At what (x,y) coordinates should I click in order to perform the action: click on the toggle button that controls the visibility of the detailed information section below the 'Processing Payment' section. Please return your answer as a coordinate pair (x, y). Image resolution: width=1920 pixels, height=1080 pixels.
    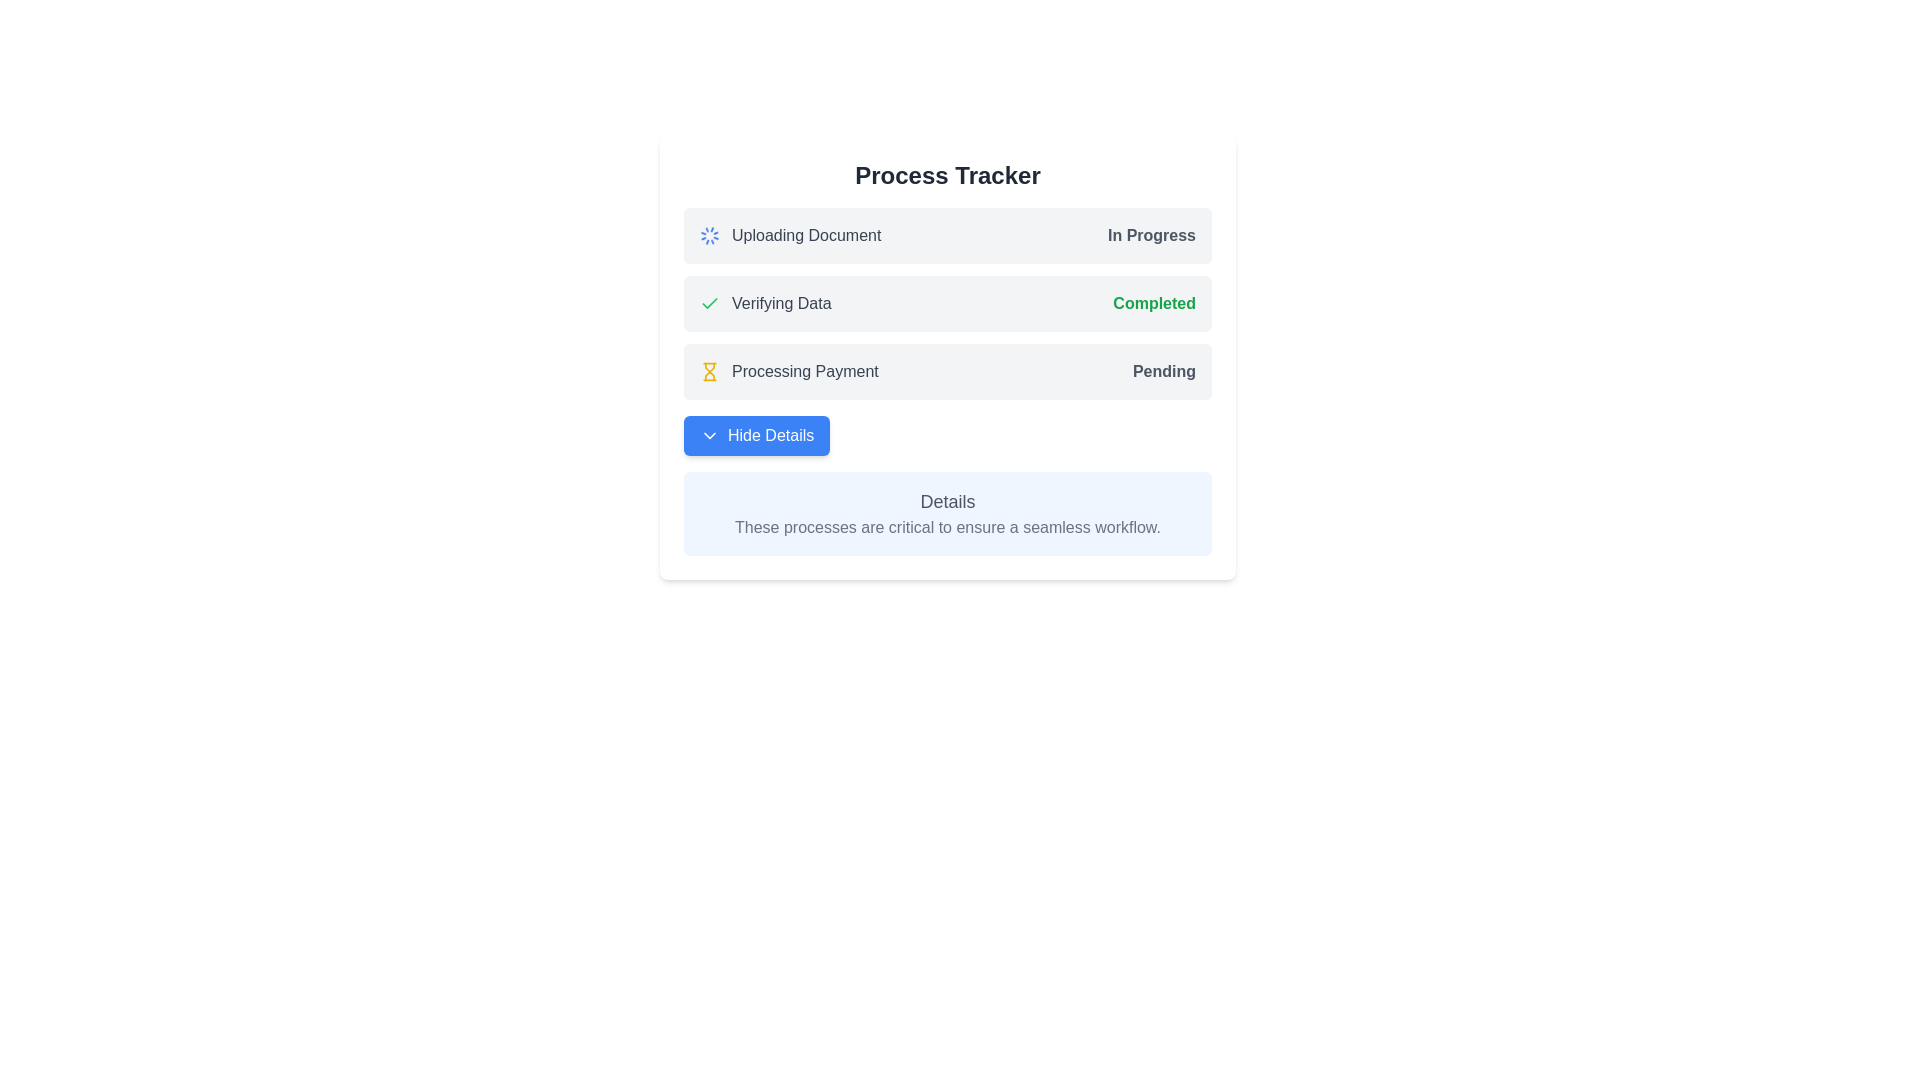
    Looking at the image, I should click on (756, 434).